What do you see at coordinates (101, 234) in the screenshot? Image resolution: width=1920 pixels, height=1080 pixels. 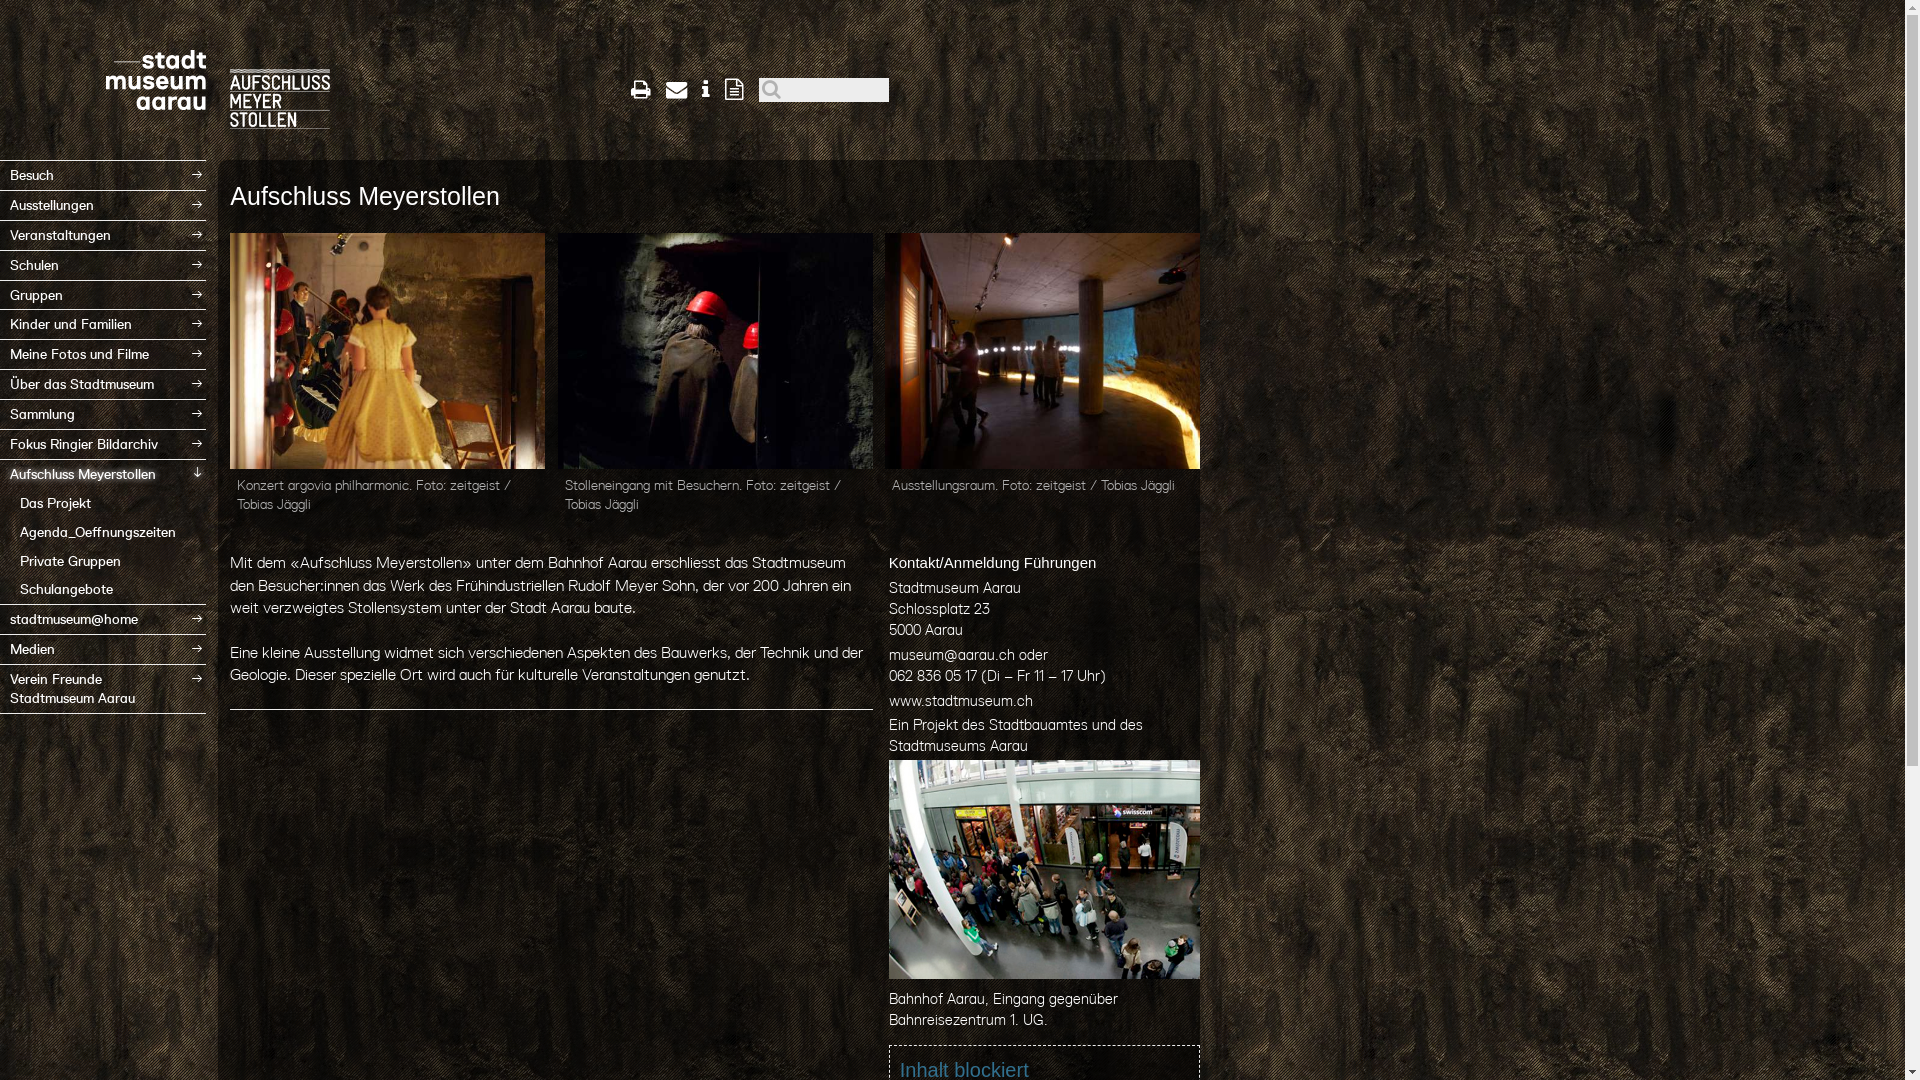 I see `'Veranstaltungen'` at bounding box center [101, 234].